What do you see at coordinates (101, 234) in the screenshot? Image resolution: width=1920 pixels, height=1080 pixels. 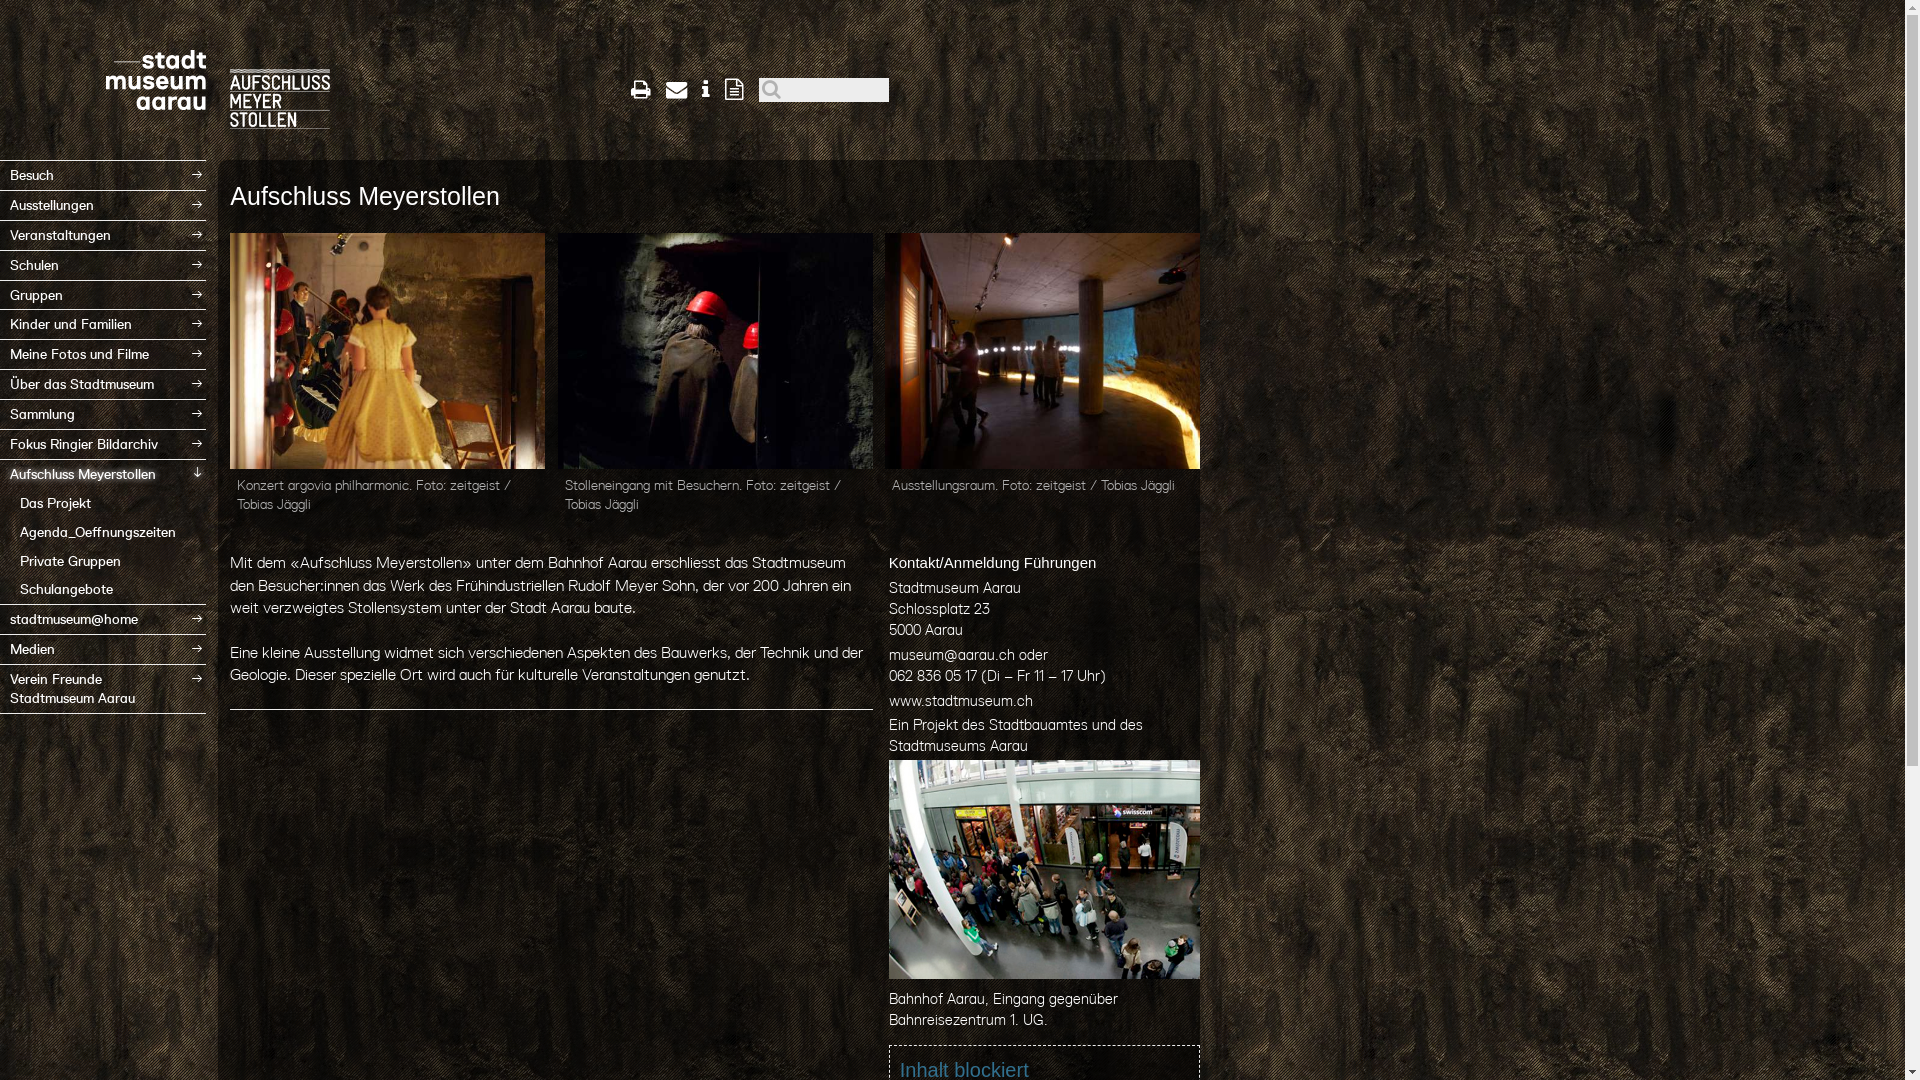 I see `'Veranstaltungen'` at bounding box center [101, 234].